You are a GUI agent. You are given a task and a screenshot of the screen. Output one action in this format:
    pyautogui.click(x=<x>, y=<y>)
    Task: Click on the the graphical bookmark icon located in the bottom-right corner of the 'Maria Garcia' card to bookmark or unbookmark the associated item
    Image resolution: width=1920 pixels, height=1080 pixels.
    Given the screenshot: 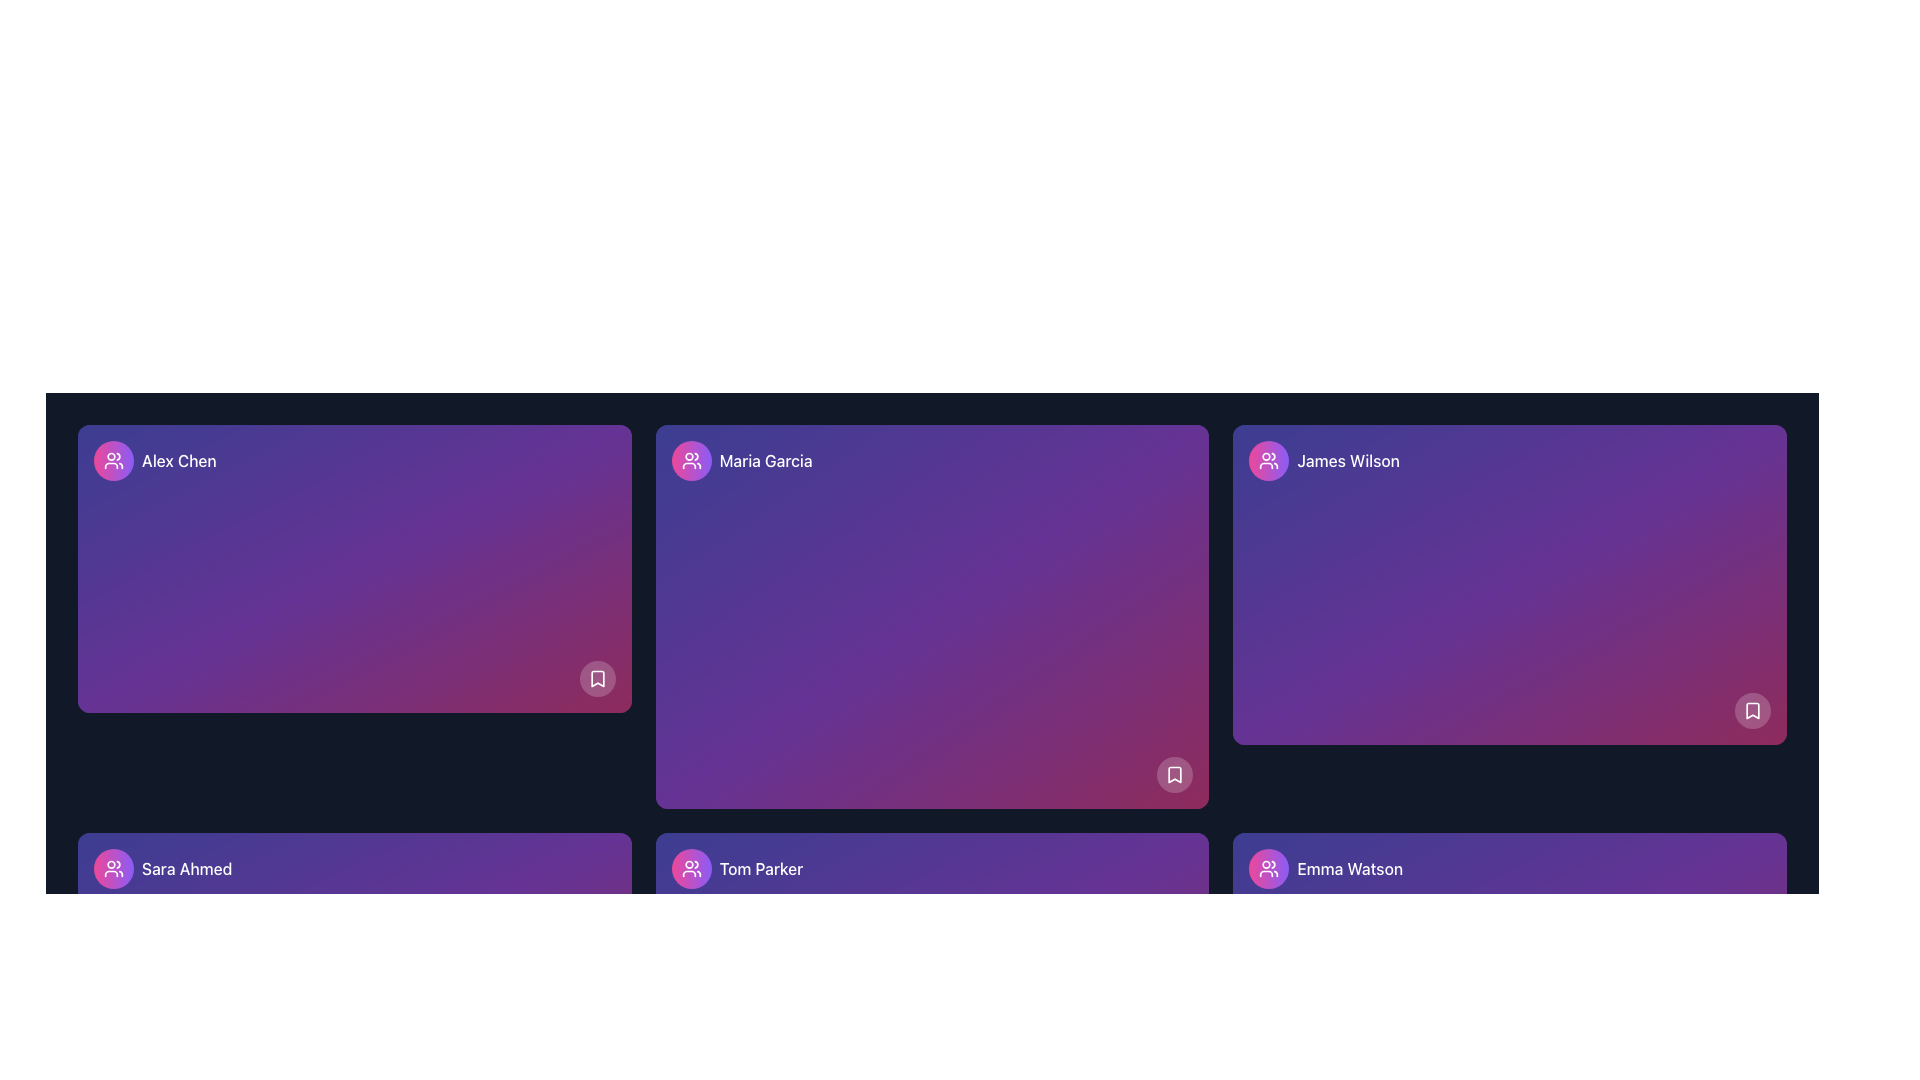 What is the action you would take?
    pyautogui.click(x=1175, y=774)
    